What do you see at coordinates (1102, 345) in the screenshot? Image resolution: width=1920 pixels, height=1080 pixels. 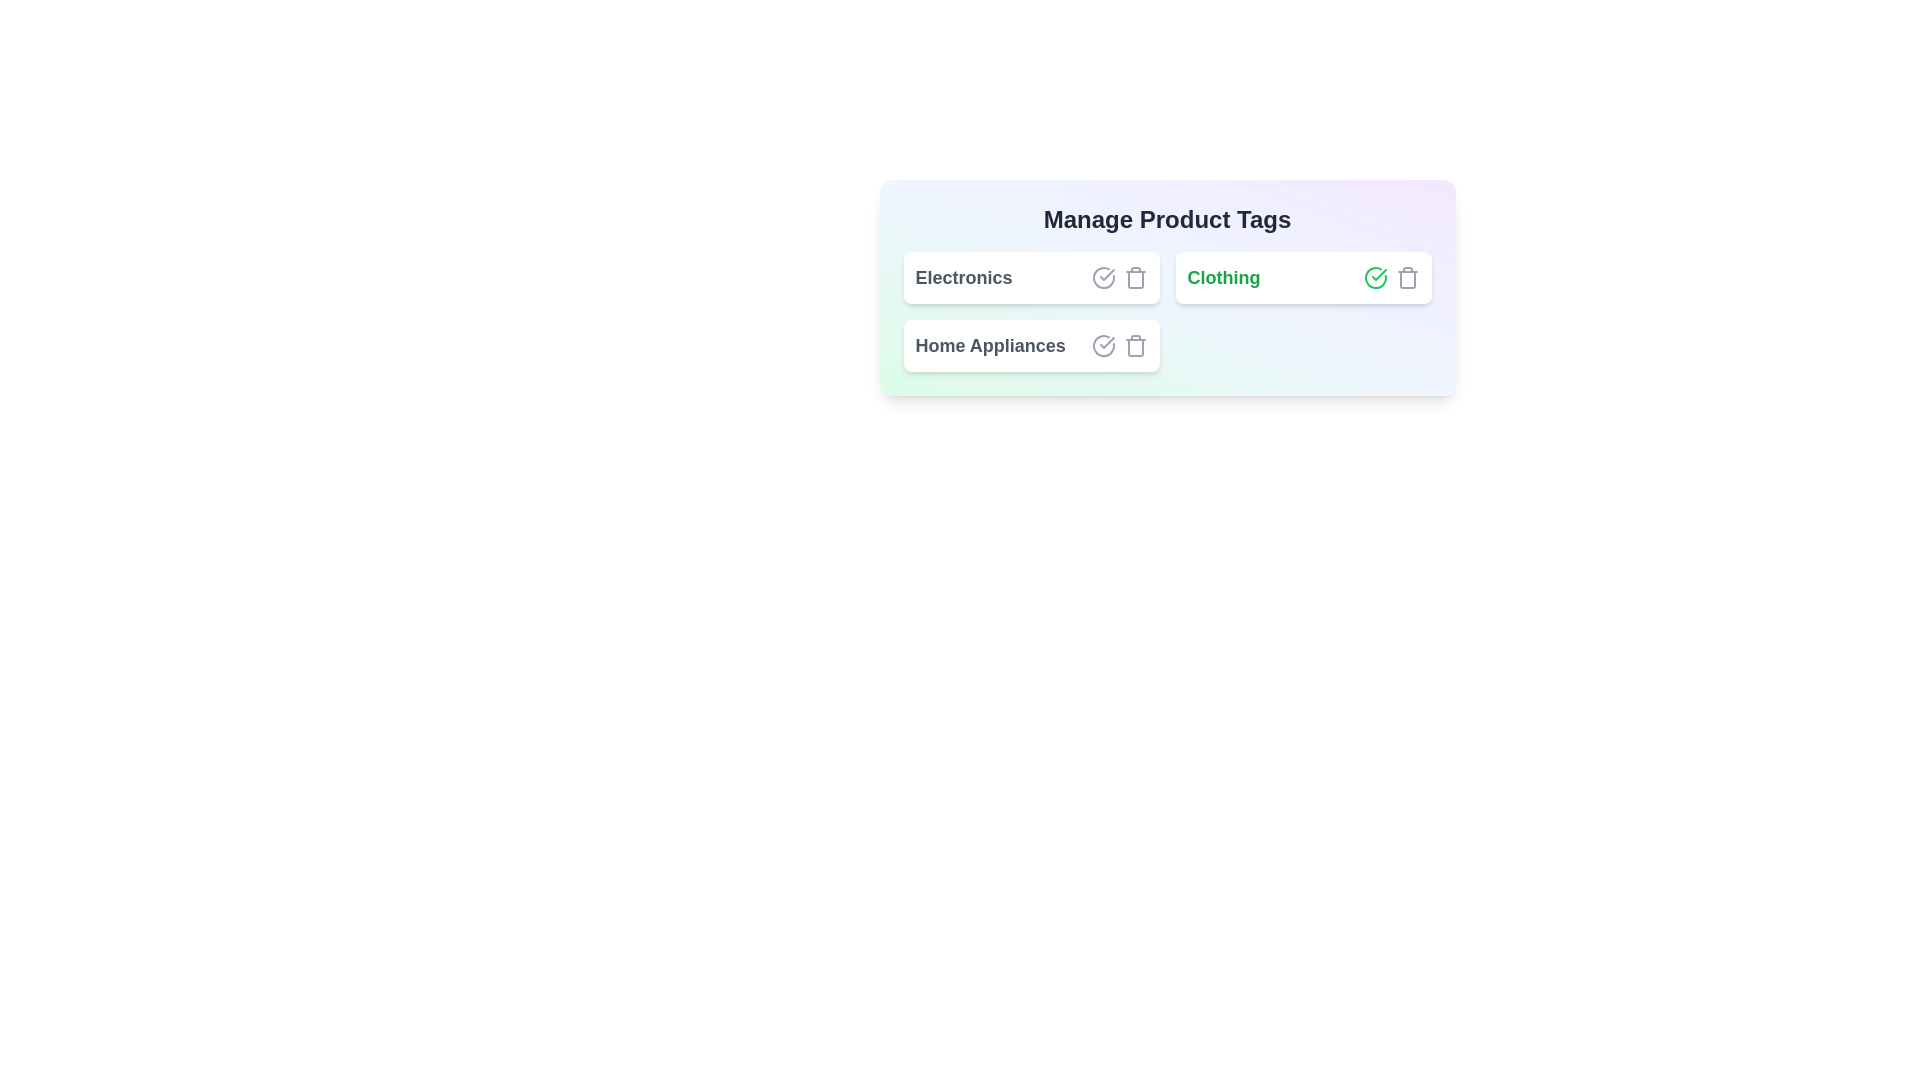 I see `the tag 'Home Appliances' by clicking its toggle button` at bounding box center [1102, 345].